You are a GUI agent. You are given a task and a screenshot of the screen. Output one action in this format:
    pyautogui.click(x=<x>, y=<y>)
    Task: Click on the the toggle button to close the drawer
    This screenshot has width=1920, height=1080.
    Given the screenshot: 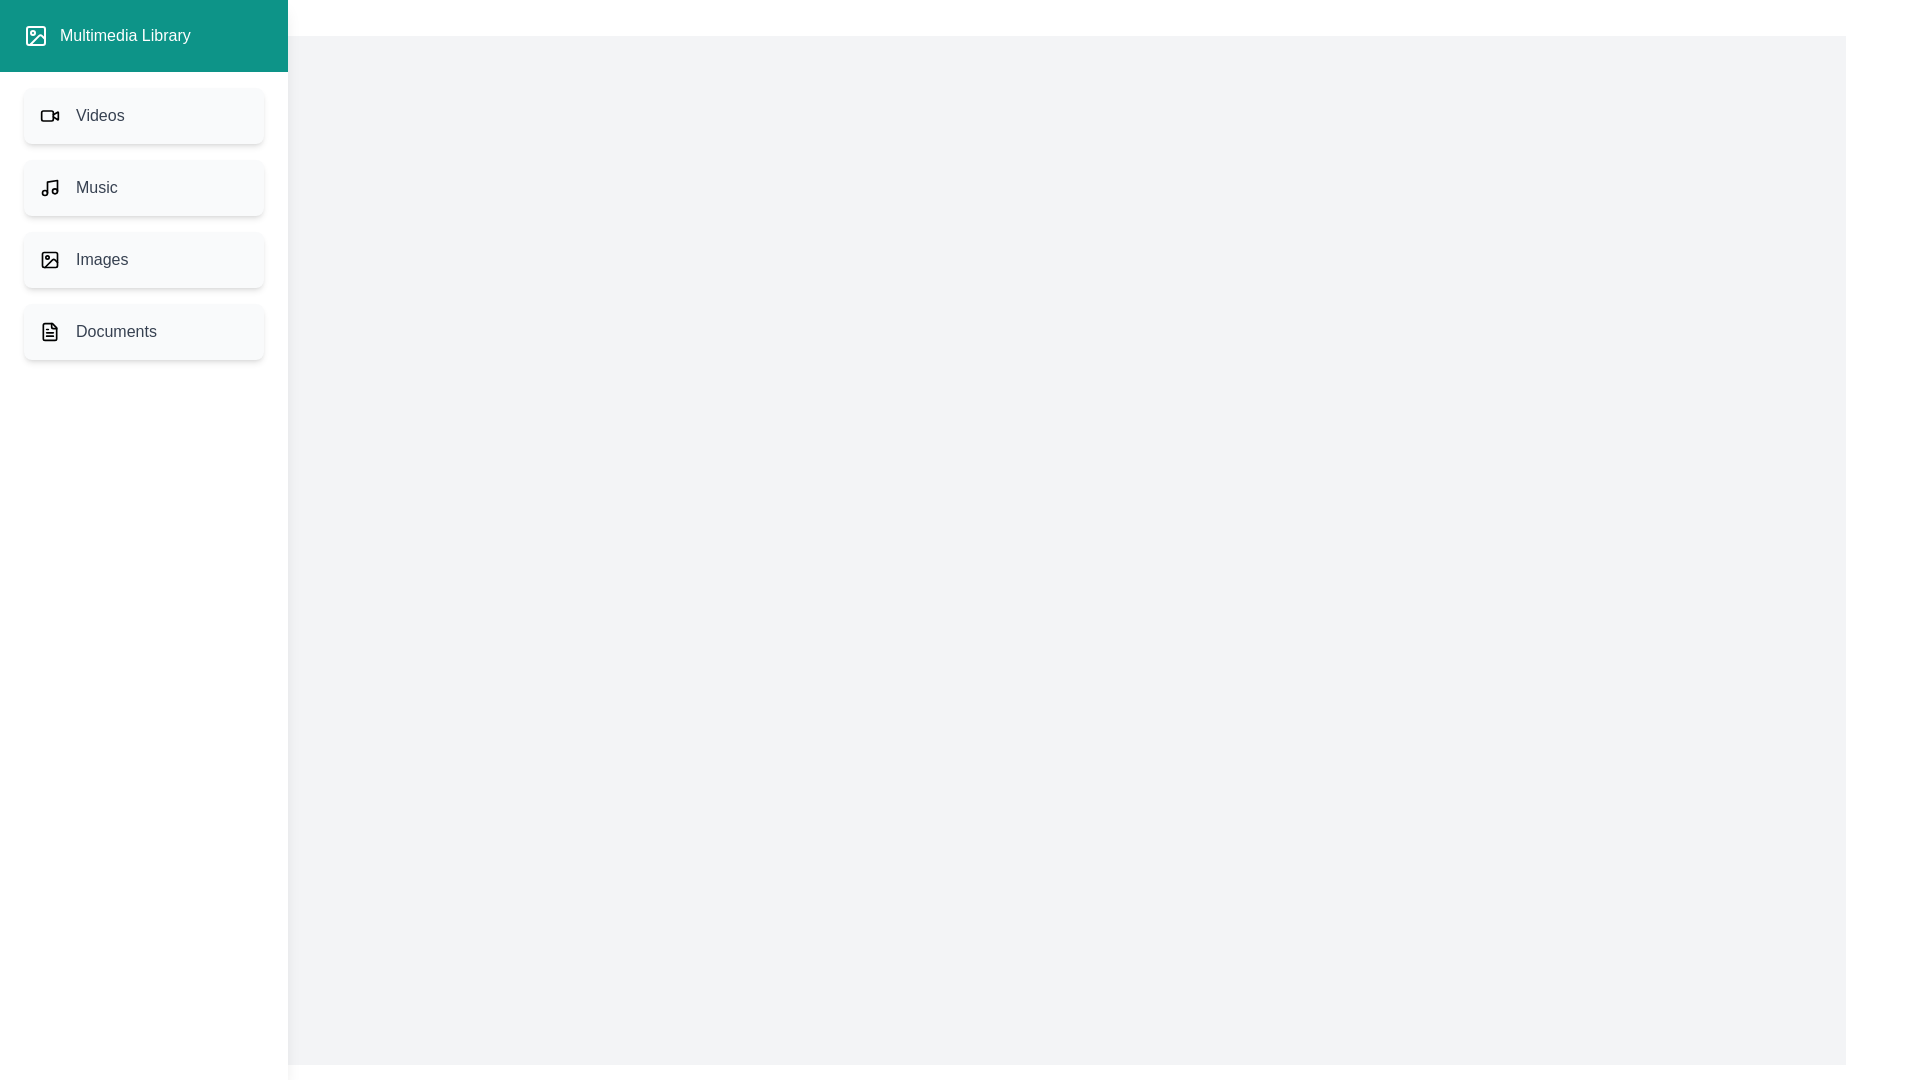 What is the action you would take?
    pyautogui.click(x=52, y=50)
    